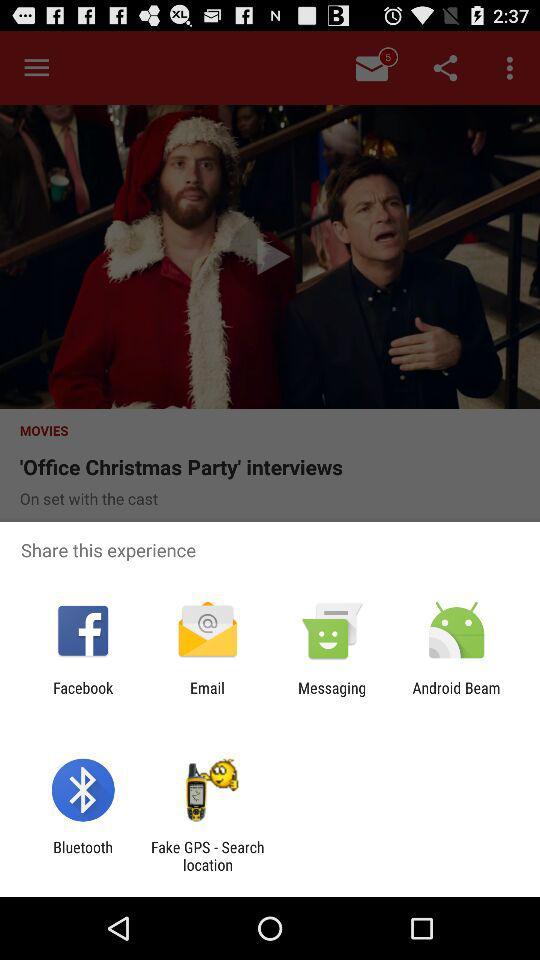 Image resolution: width=540 pixels, height=960 pixels. I want to click on icon next to messaging app, so click(456, 696).